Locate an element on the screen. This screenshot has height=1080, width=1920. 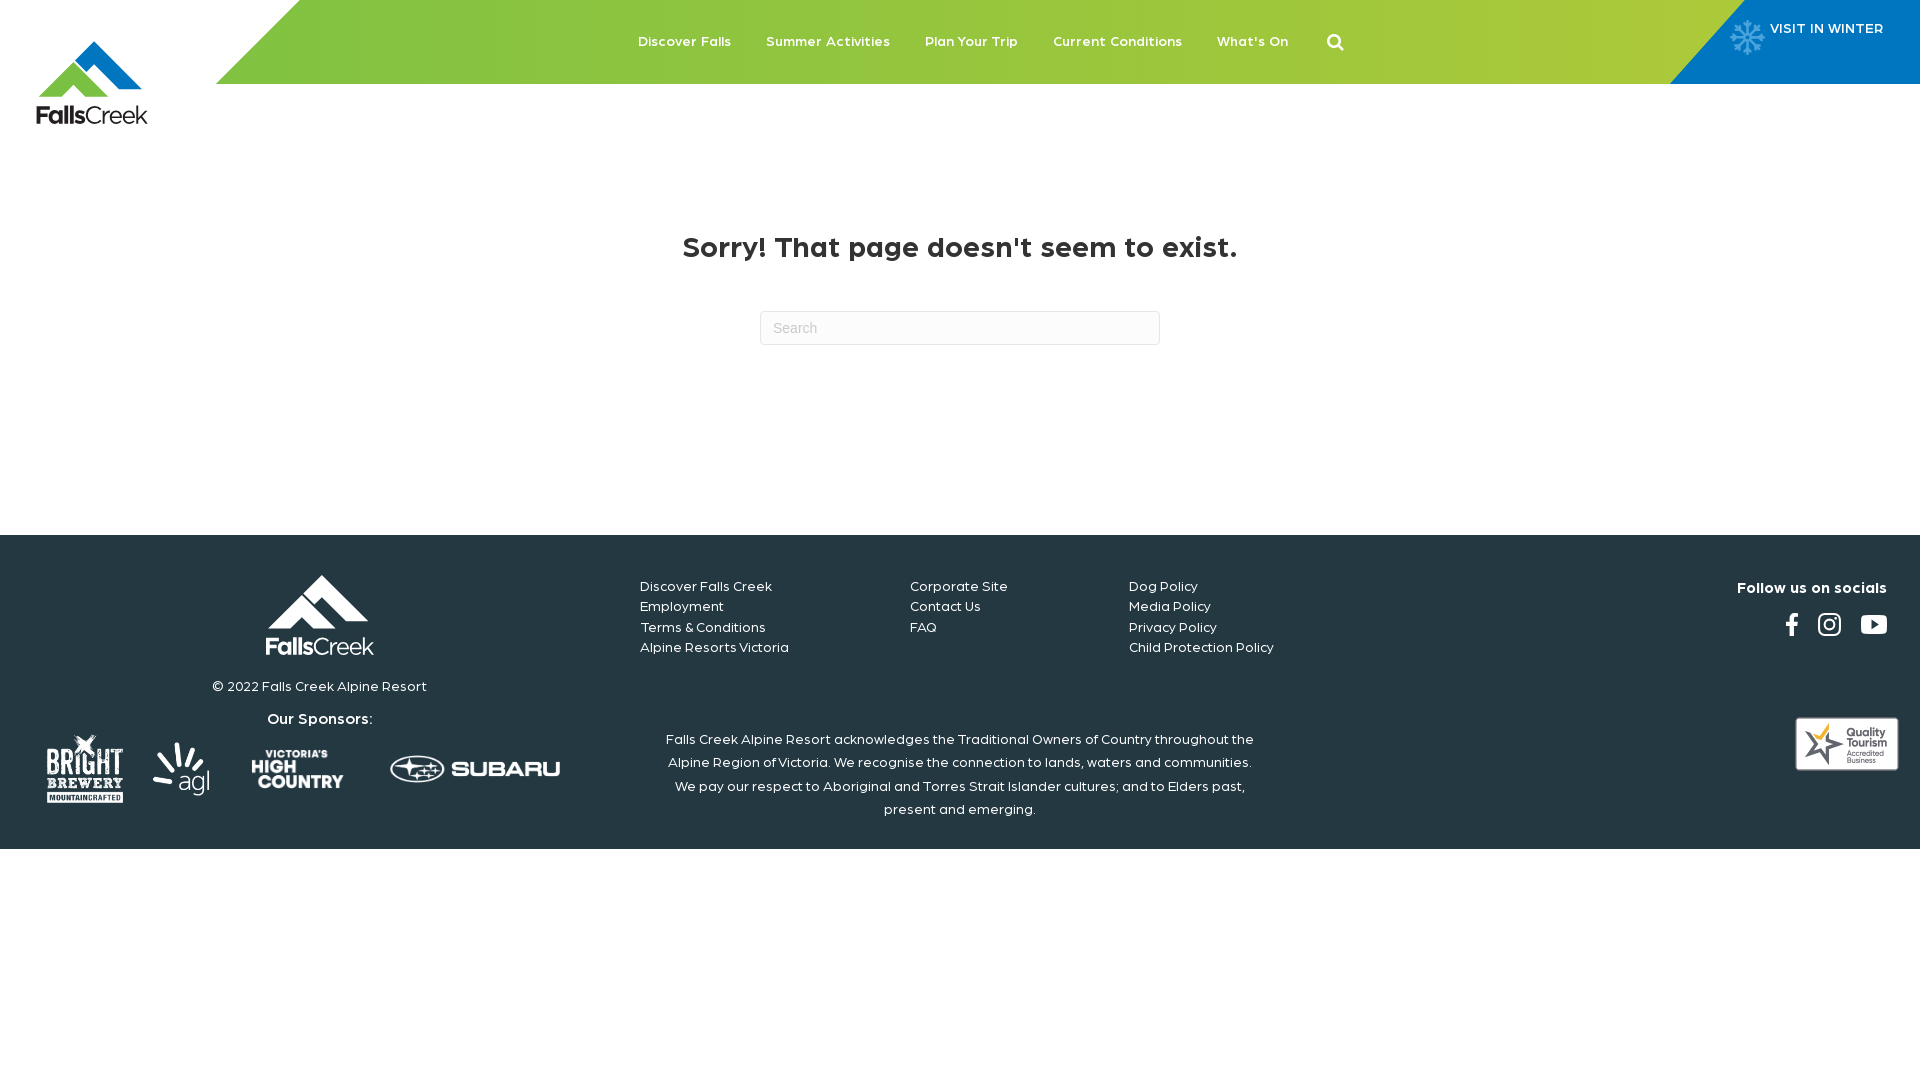
'Type and press Enter to search.' is located at coordinates (960, 326).